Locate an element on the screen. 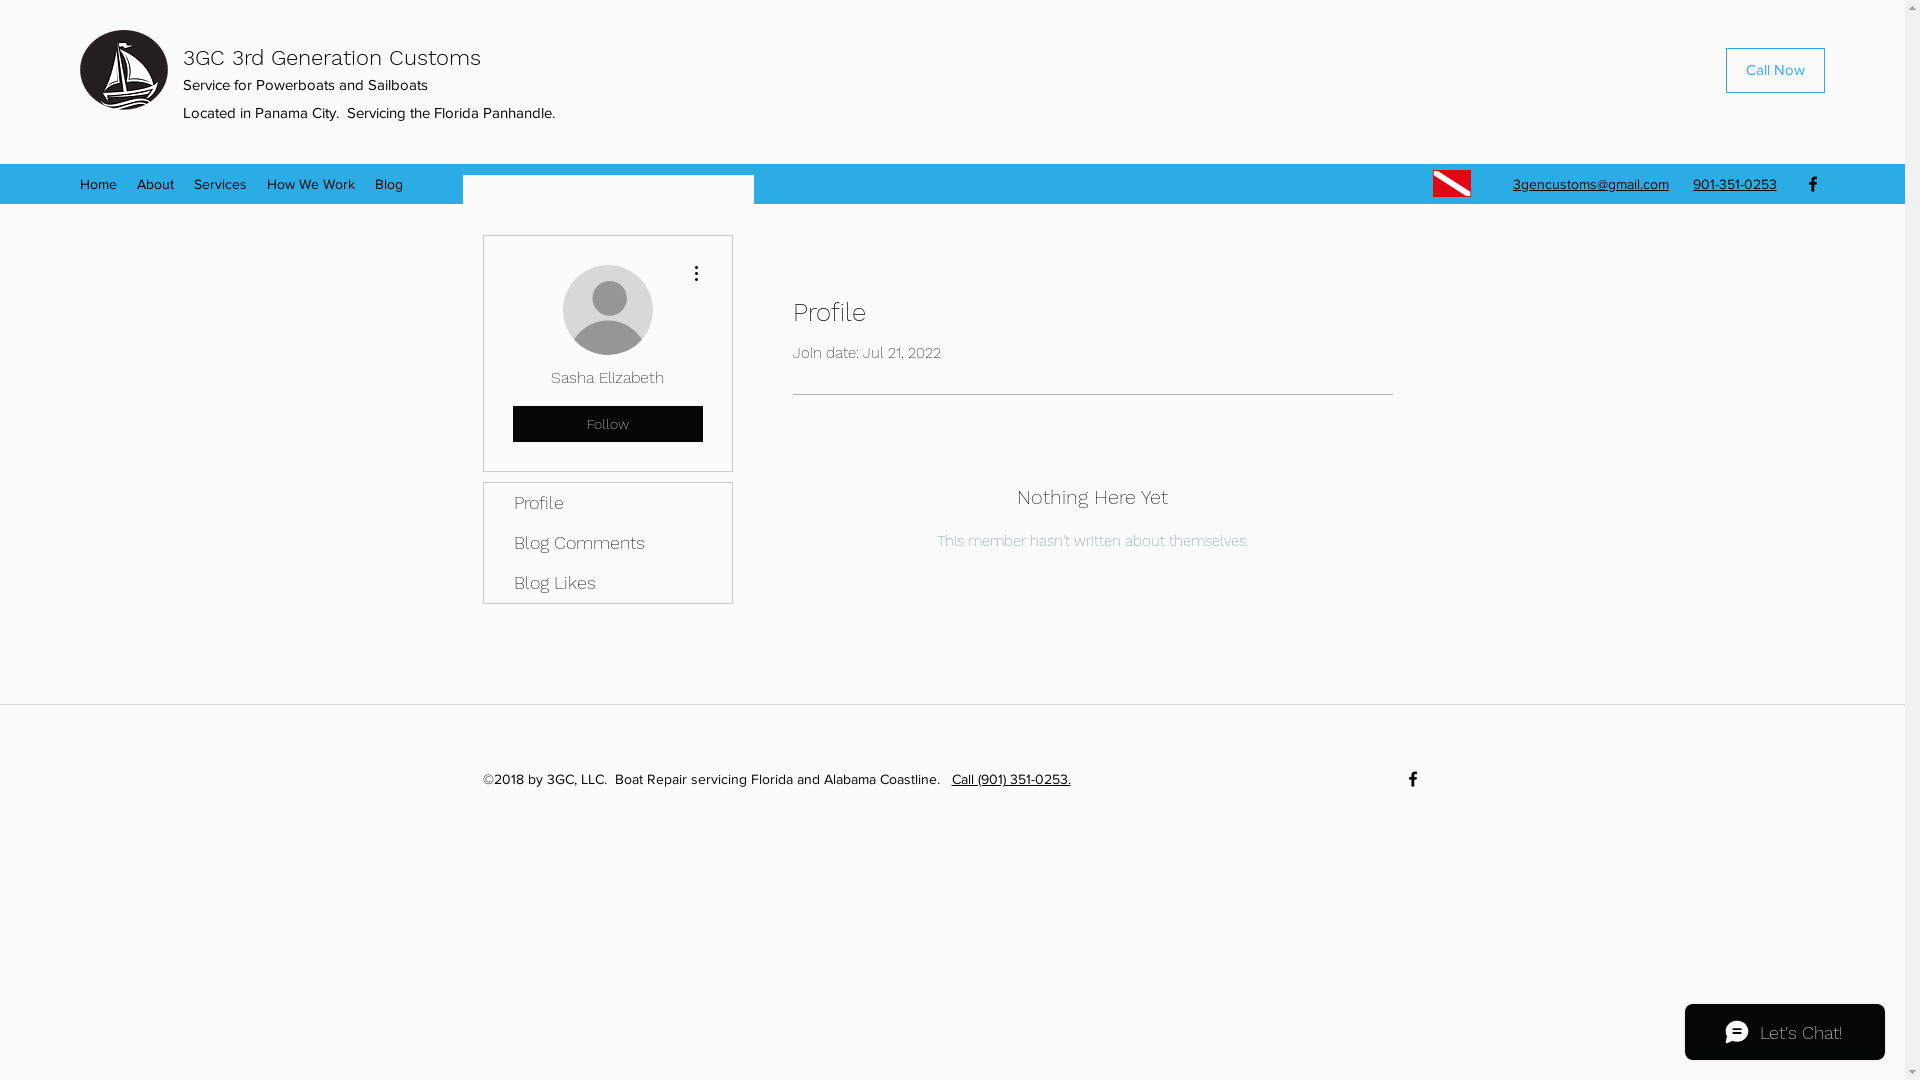 The height and width of the screenshot is (1080, 1920). '3GC 3rd Generation Customs' is located at coordinates (331, 56).